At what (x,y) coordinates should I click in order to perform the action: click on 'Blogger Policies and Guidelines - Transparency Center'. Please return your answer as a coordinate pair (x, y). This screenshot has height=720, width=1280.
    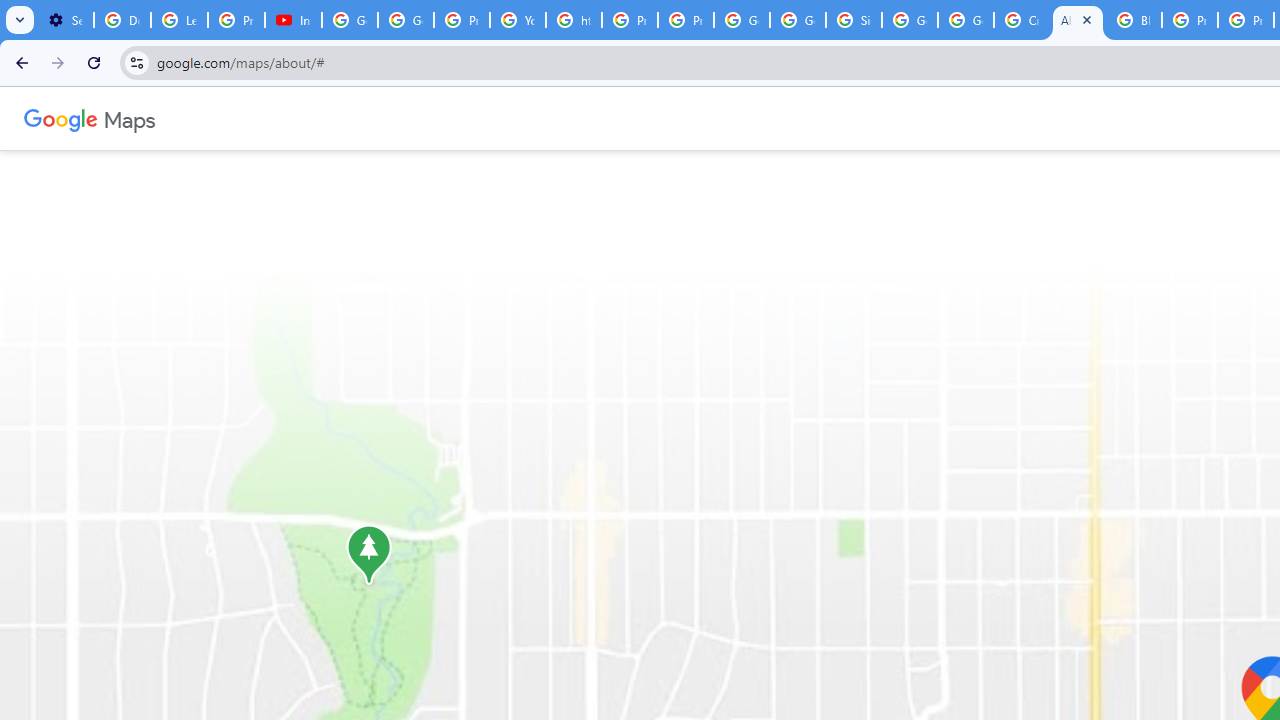
    Looking at the image, I should click on (1134, 20).